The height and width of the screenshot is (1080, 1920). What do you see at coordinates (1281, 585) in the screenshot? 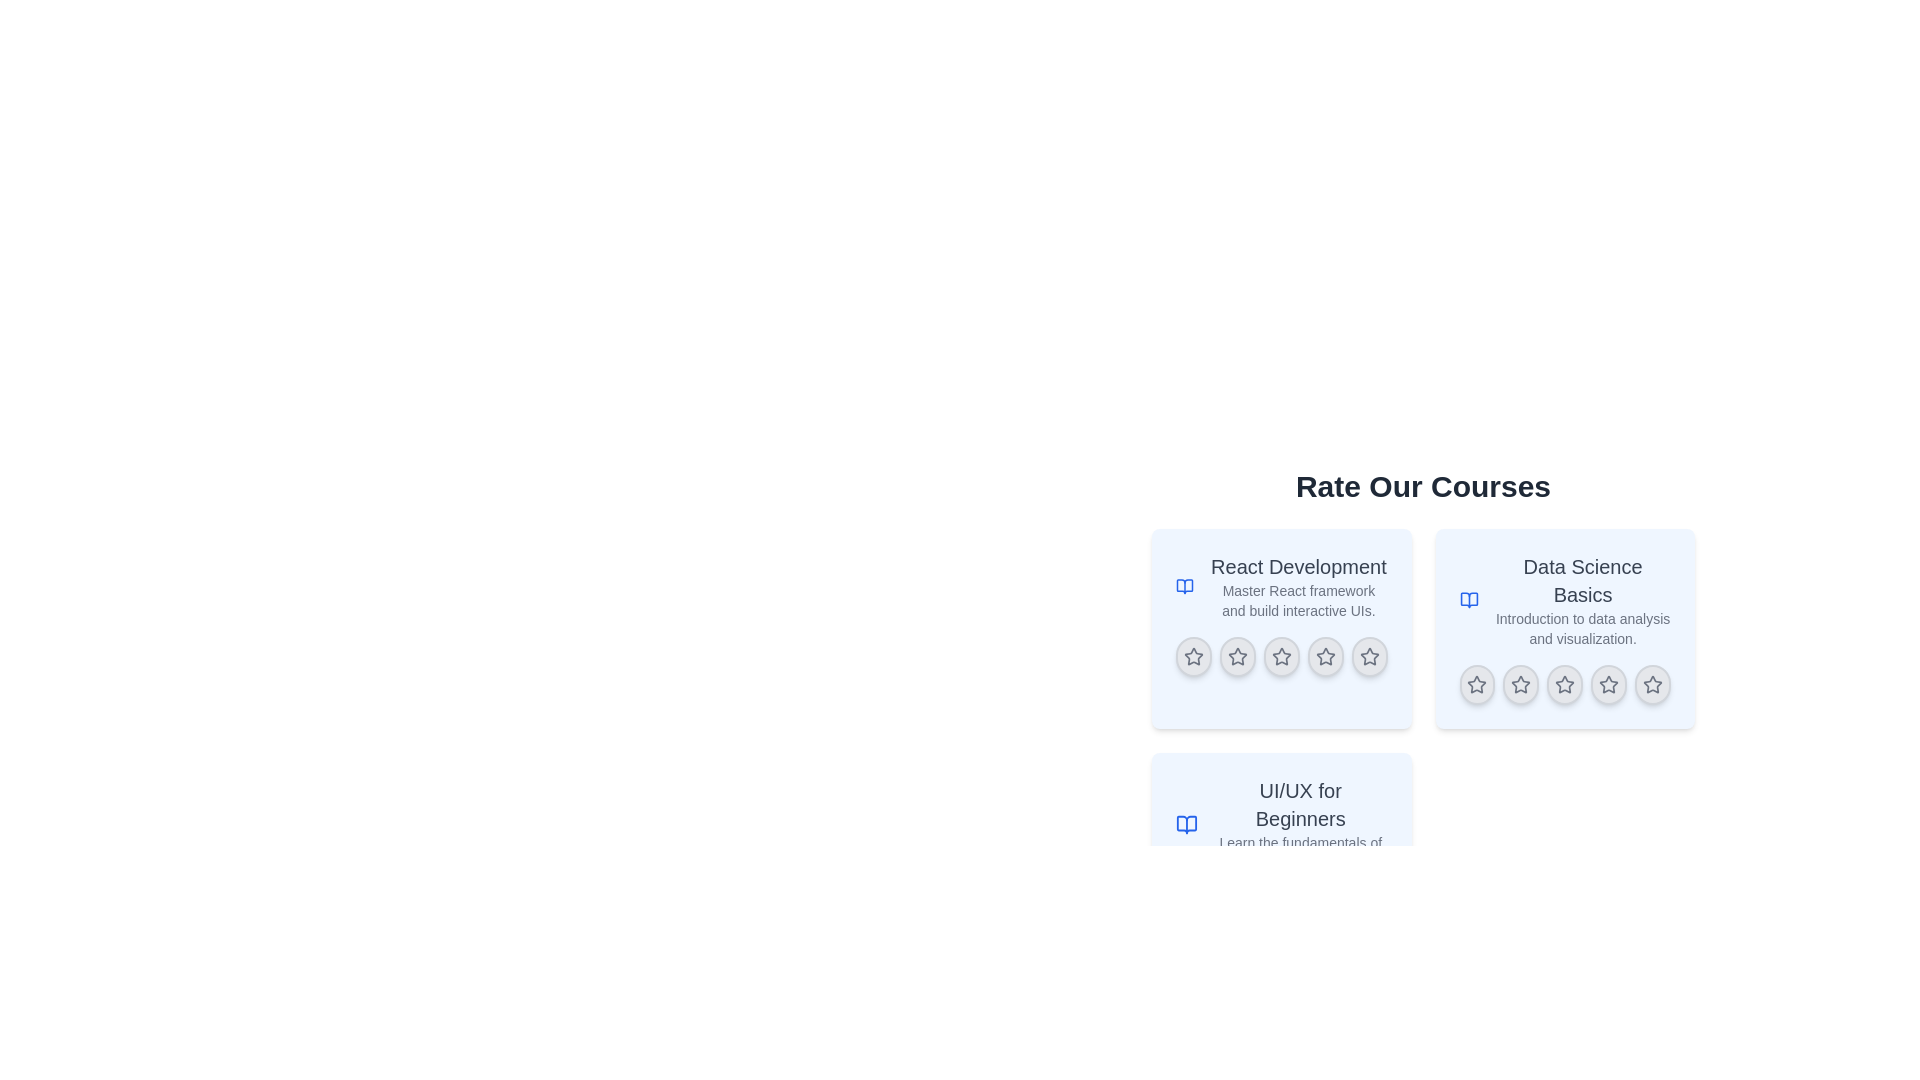
I see `the Information card header for the React development course, which is positioned at the top row of the card layout, to the left of the 'Data Science Basics' card and above the 'UI/UX for Beginners' card` at bounding box center [1281, 585].